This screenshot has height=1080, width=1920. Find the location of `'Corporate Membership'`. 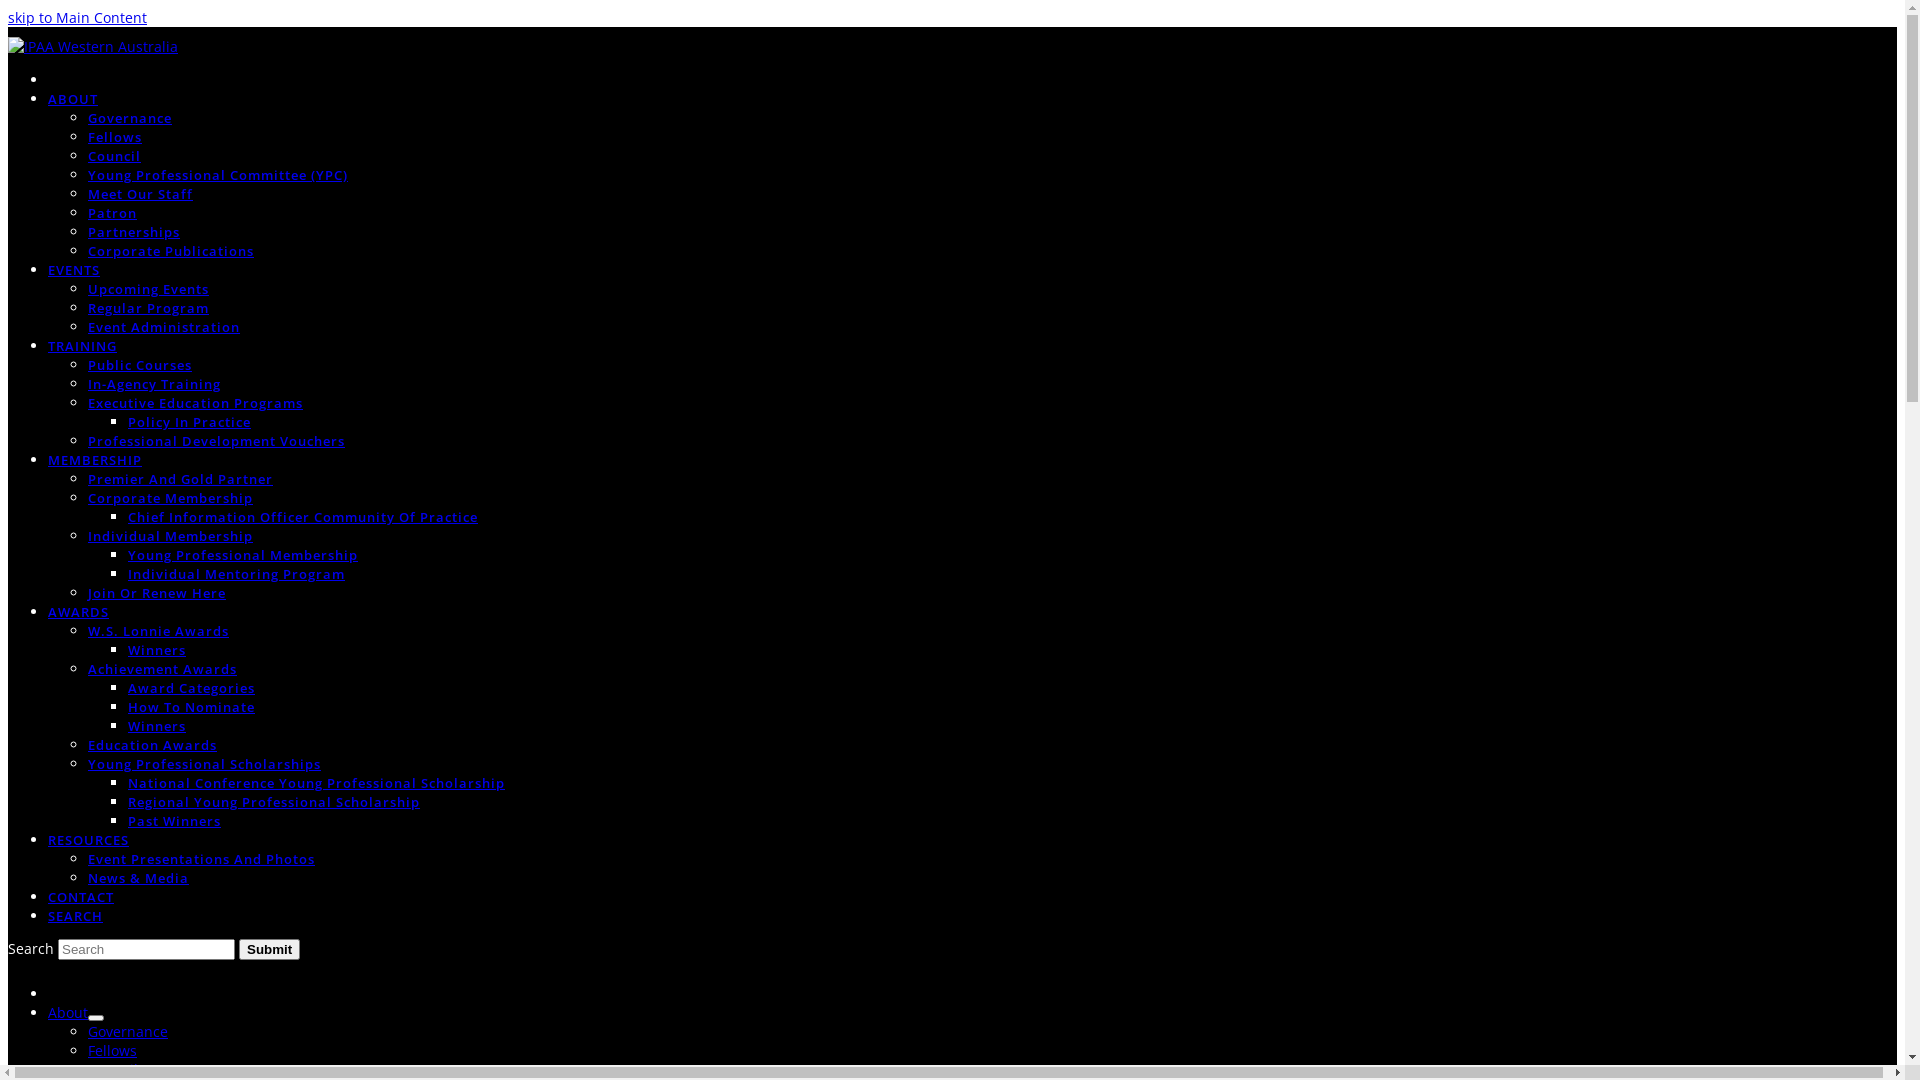

'Corporate Membership' is located at coordinates (170, 496).